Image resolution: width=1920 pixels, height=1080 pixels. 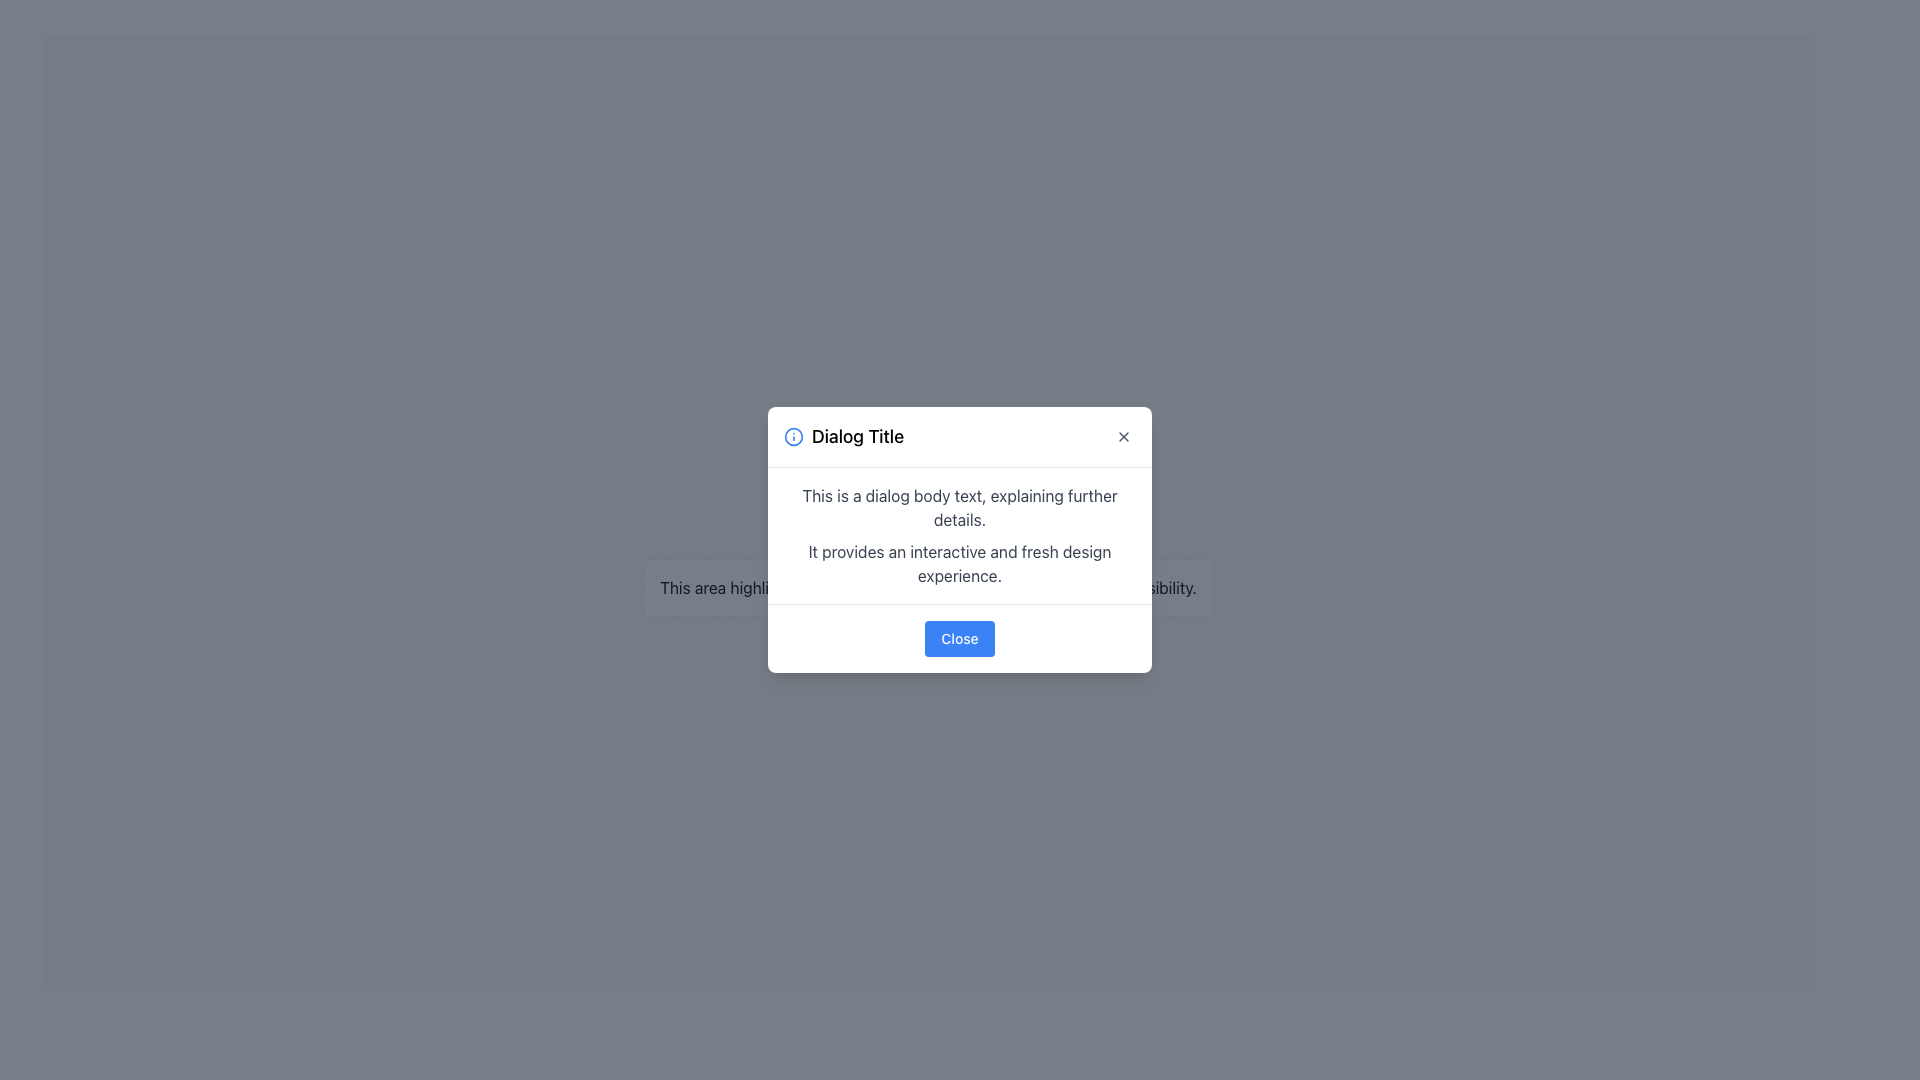 I want to click on the 'X' button in the top-right corner of the dialog box titled 'Dialog Title', so click(x=1123, y=435).